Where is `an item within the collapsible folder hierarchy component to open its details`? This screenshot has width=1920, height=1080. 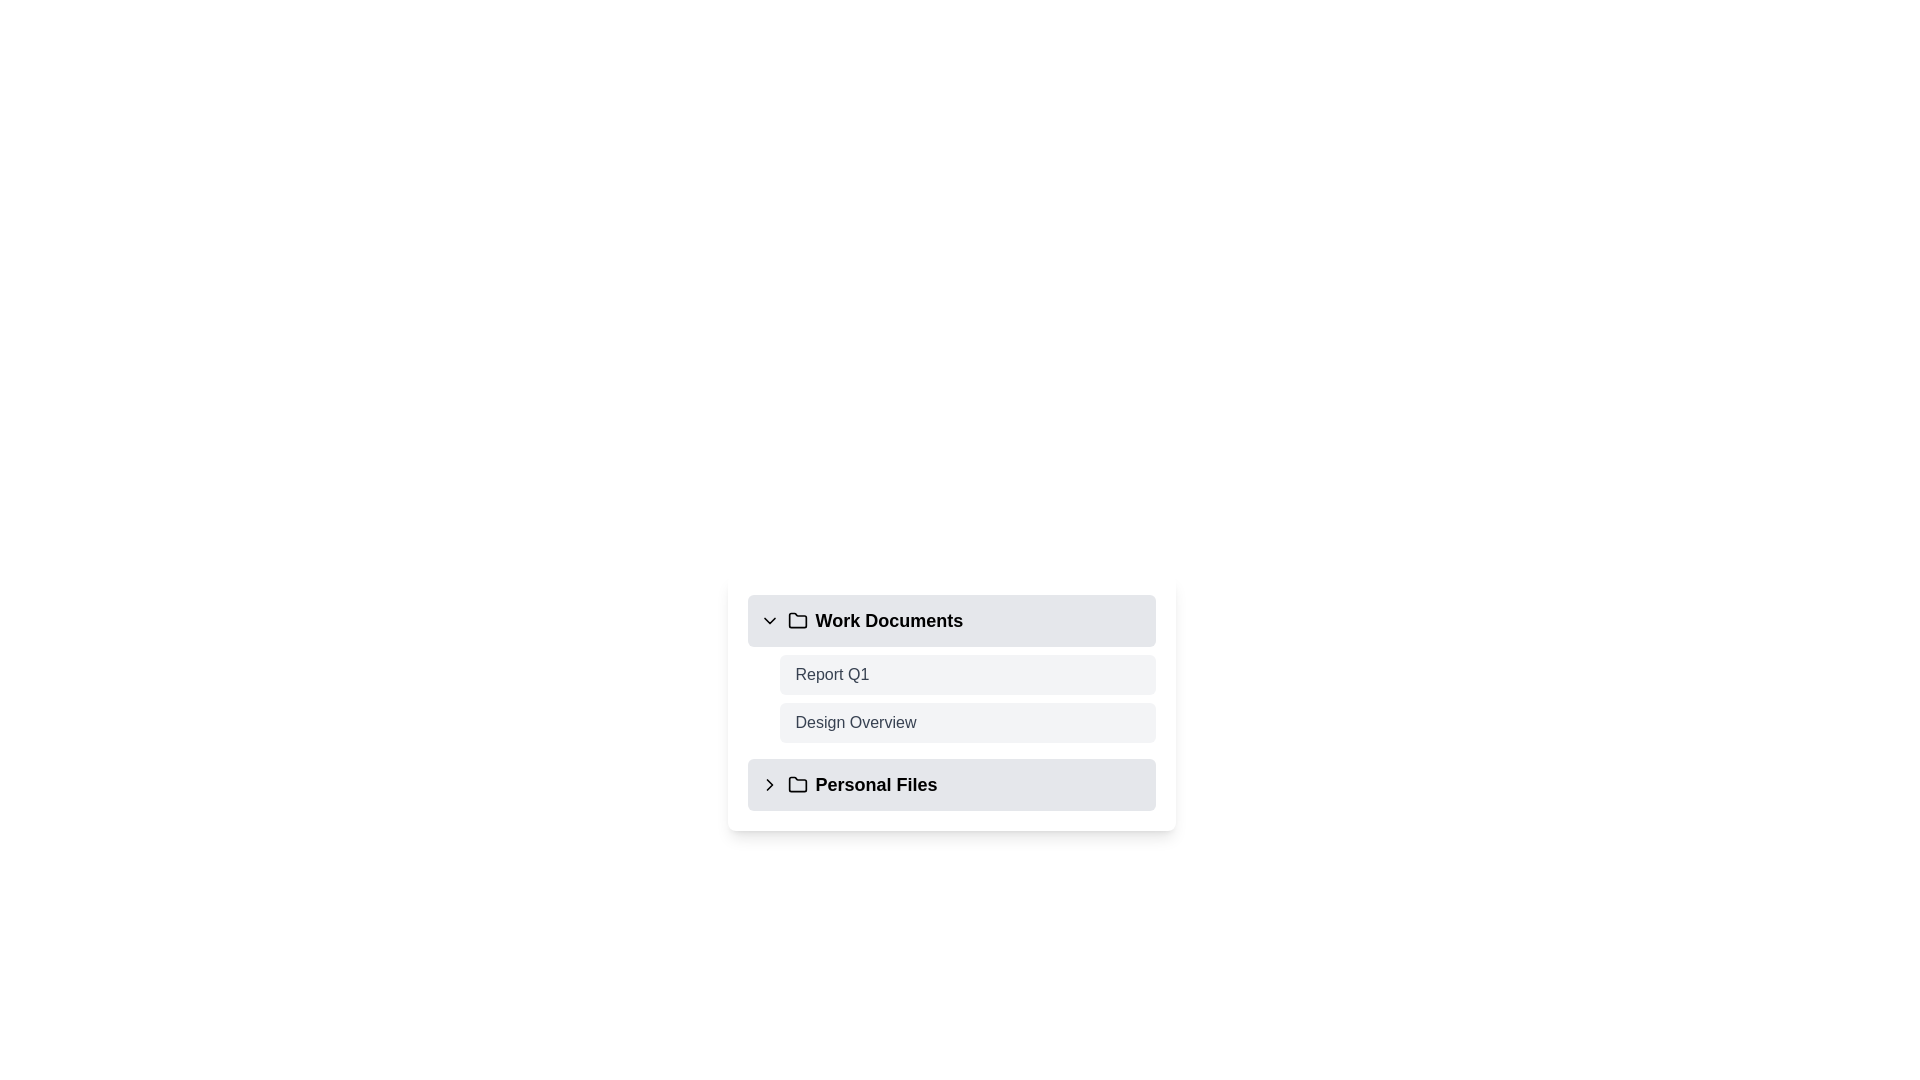
an item within the collapsible folder hierarchy component to open its details is located at coordinates (950, 701).